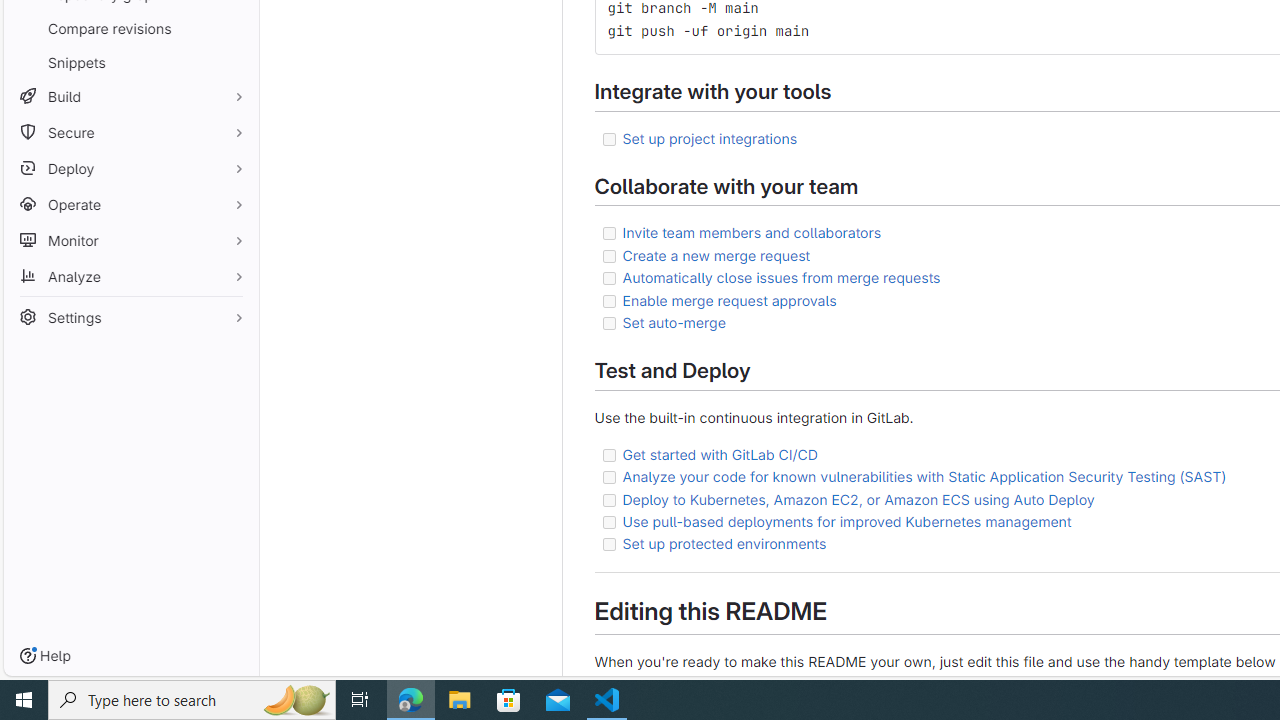  What do you see at coordinates (709, 136) in the screenshot?
I see `'Set up project integrations'` at bounding box center [709, 136].